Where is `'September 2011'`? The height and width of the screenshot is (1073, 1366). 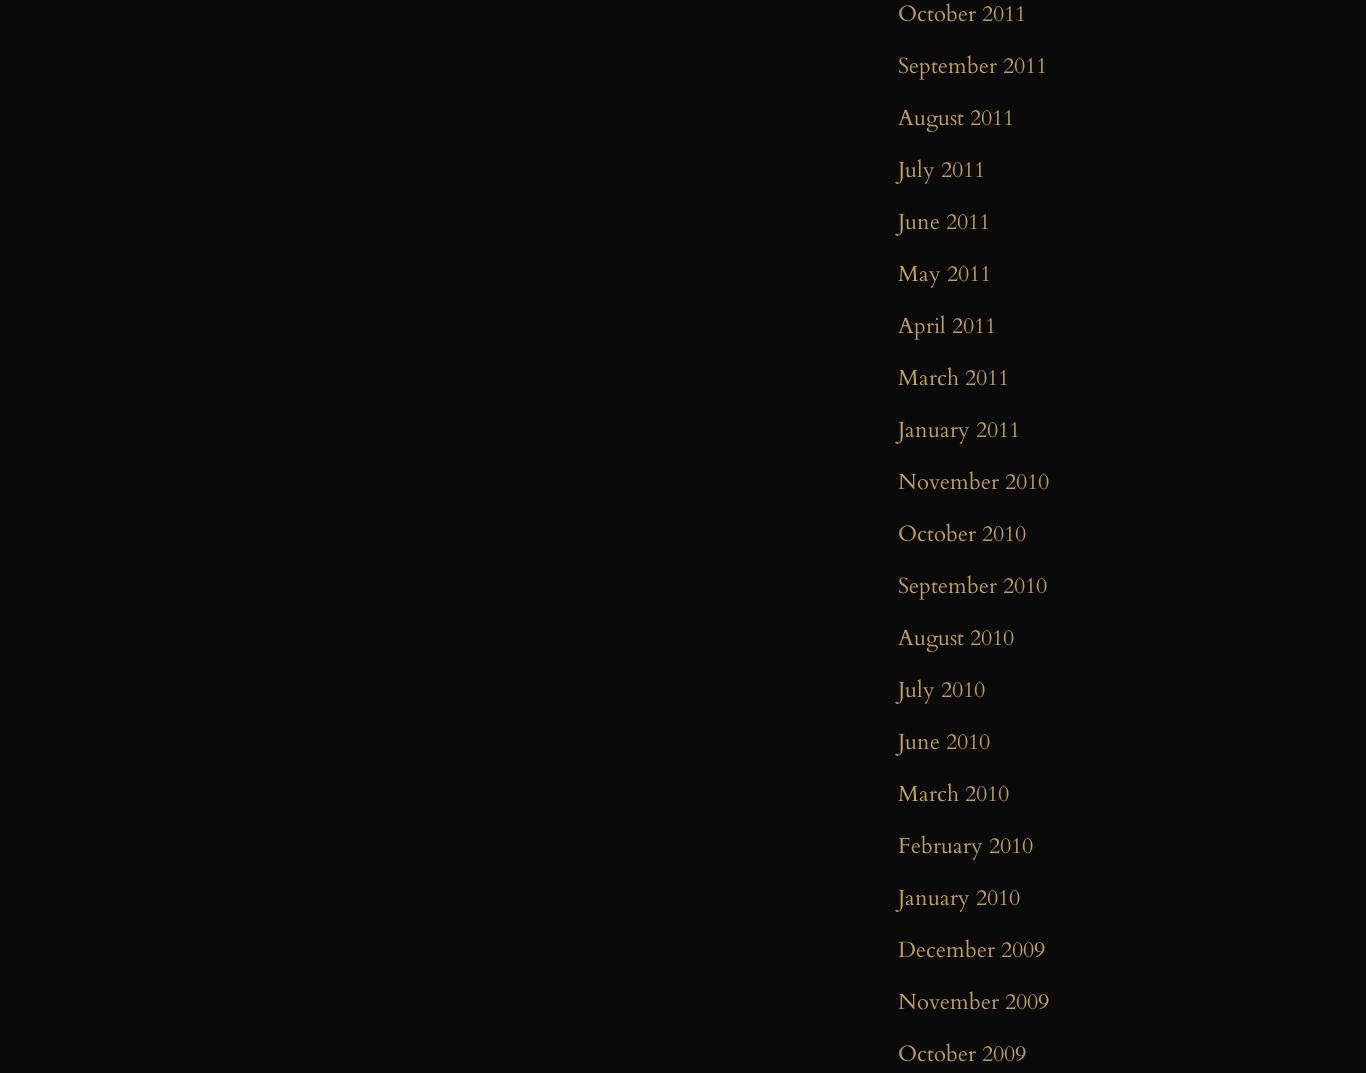
'September 2011' is located at coordinates (972, 65).